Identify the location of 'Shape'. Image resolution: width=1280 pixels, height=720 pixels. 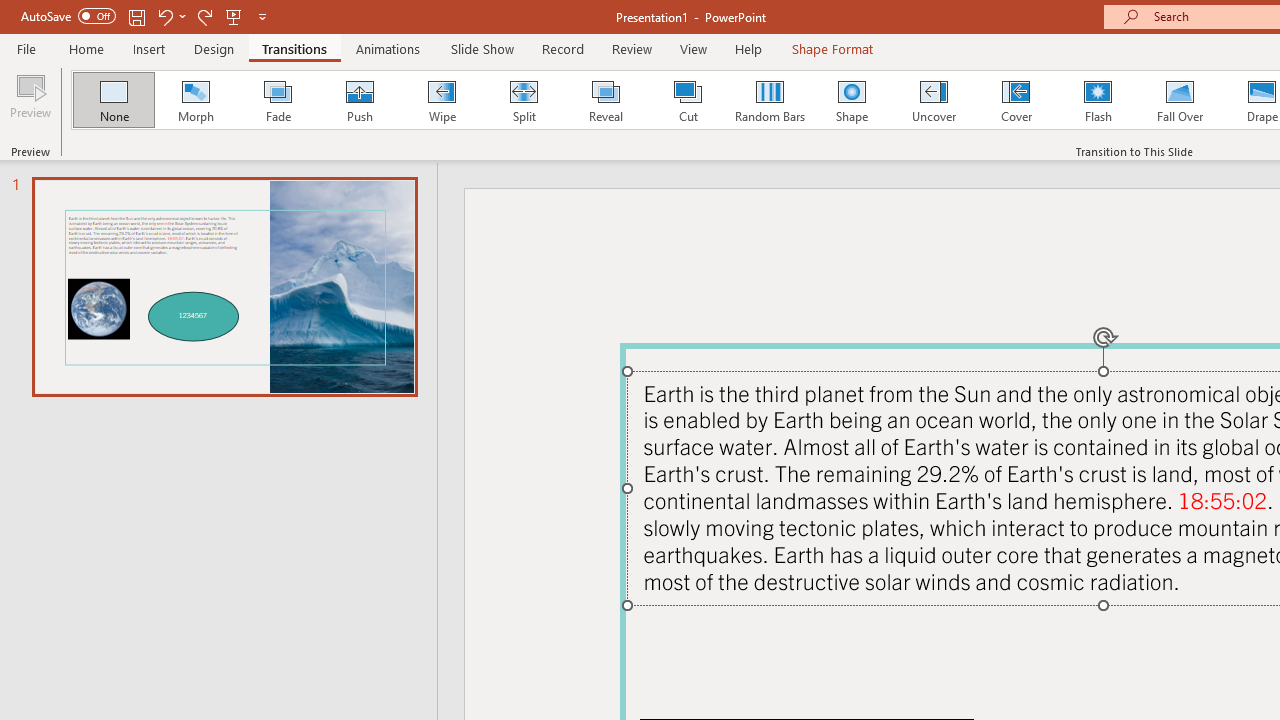
(852, 100).